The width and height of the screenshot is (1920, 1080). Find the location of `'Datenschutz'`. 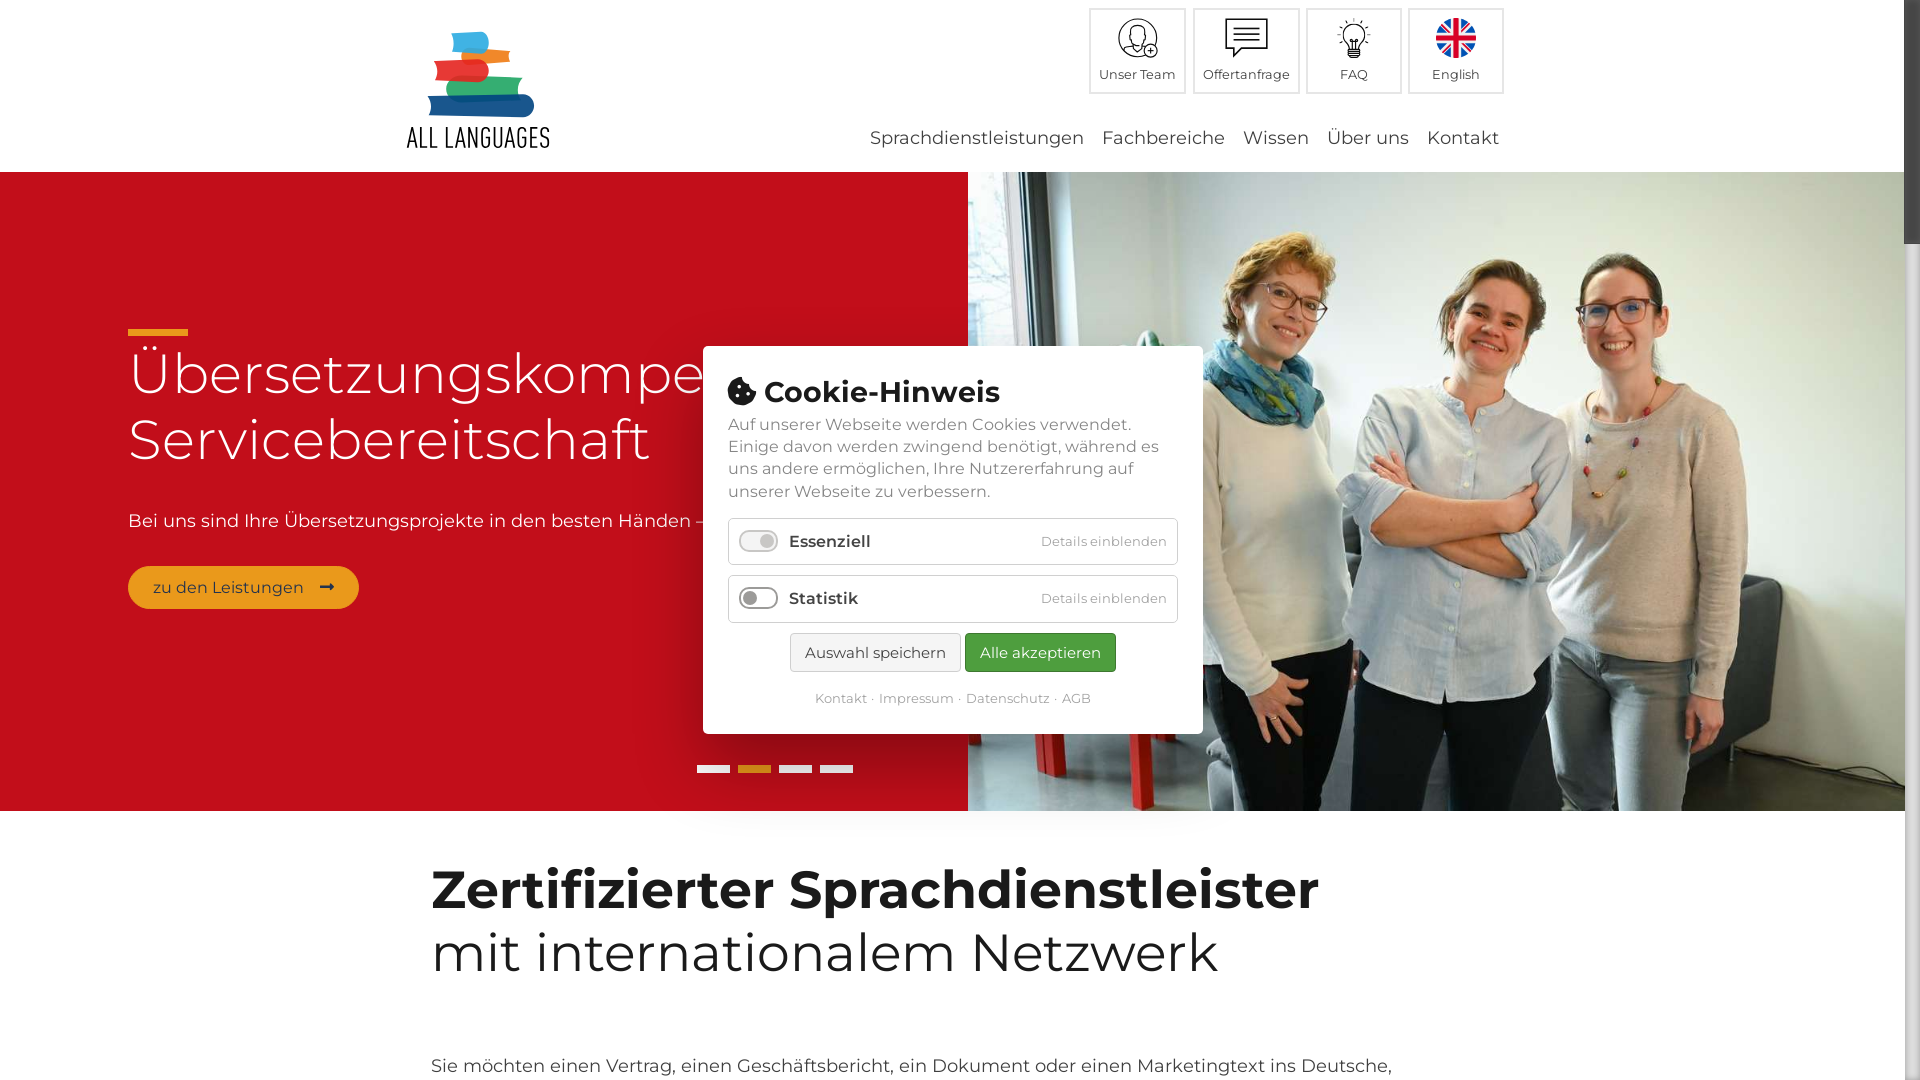

'Datenschutz' is located at coordinates (957, 697).